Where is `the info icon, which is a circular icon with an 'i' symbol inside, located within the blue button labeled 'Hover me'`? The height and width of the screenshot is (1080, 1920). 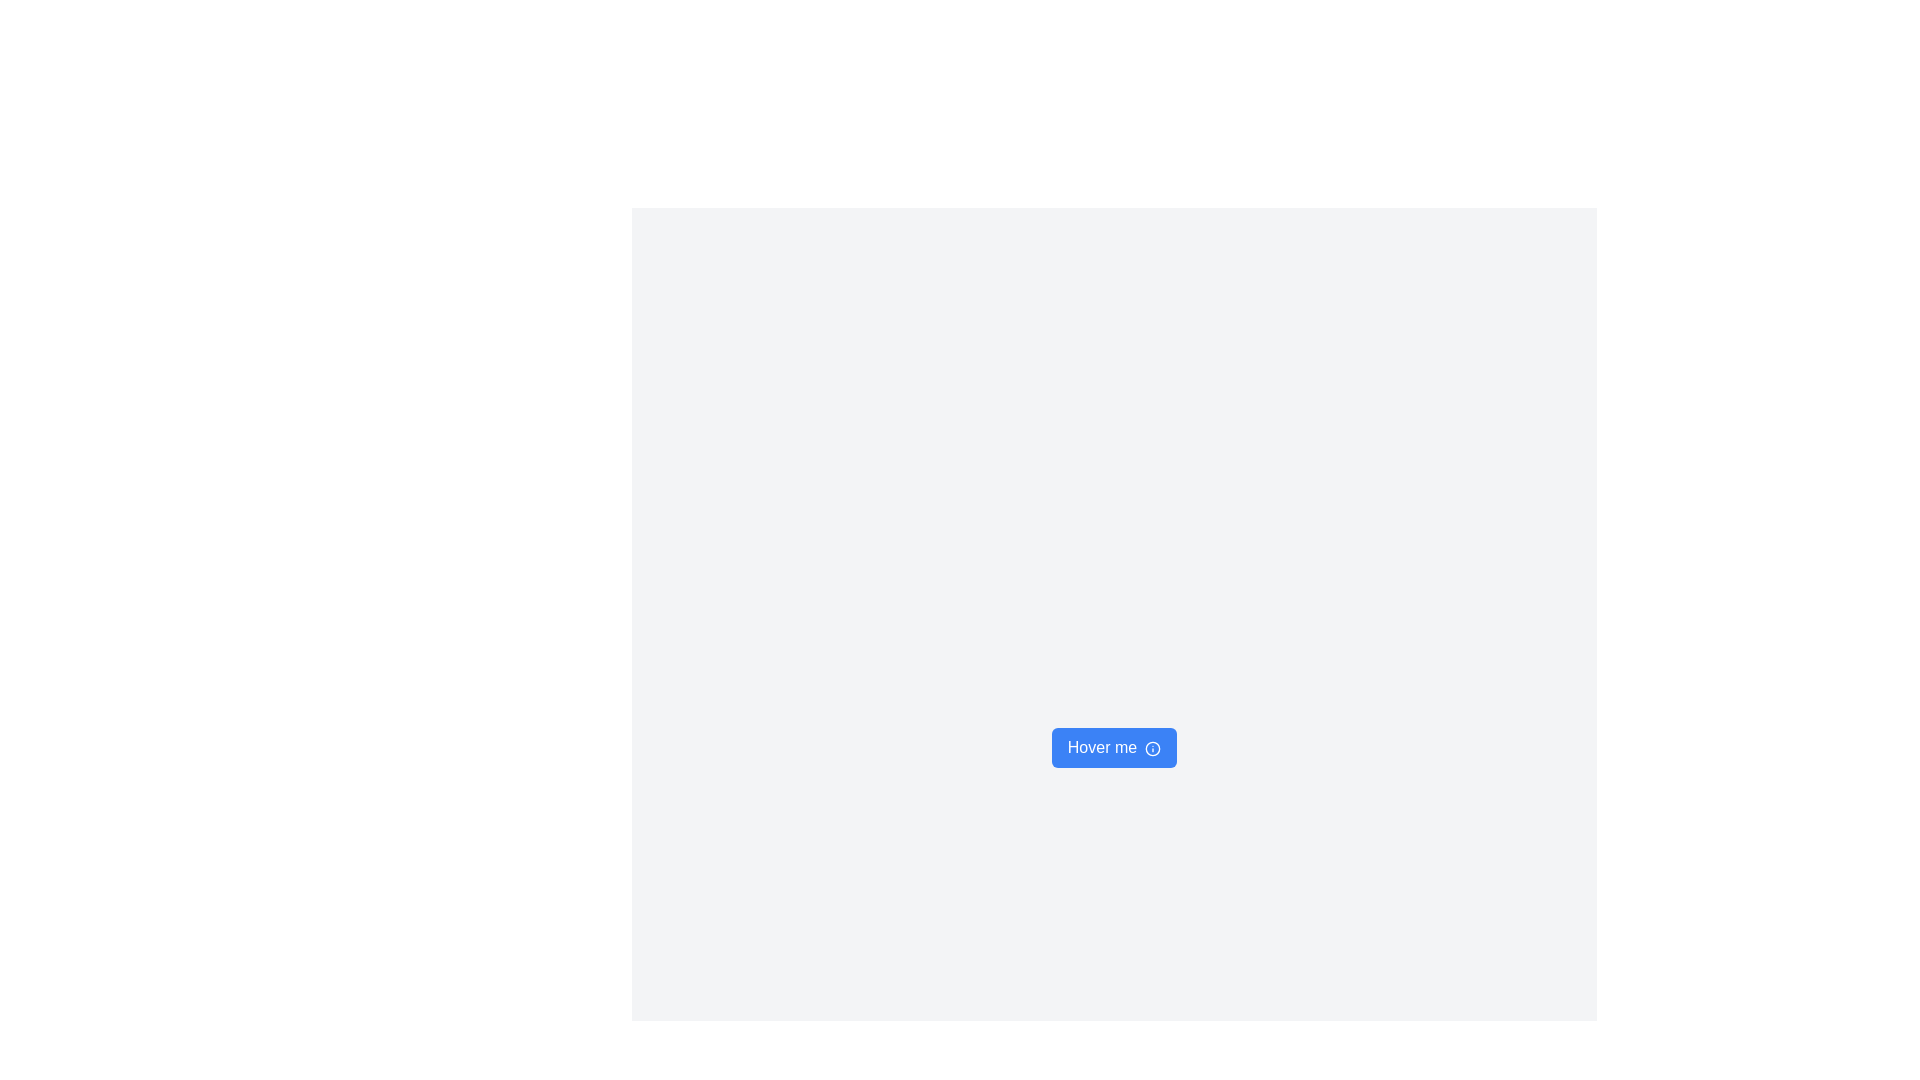
the info icon, which is a circular icon with an 'i' symbol inside, located within the blue button labeled 'Hover me' is located at coordinates (1153, 747).